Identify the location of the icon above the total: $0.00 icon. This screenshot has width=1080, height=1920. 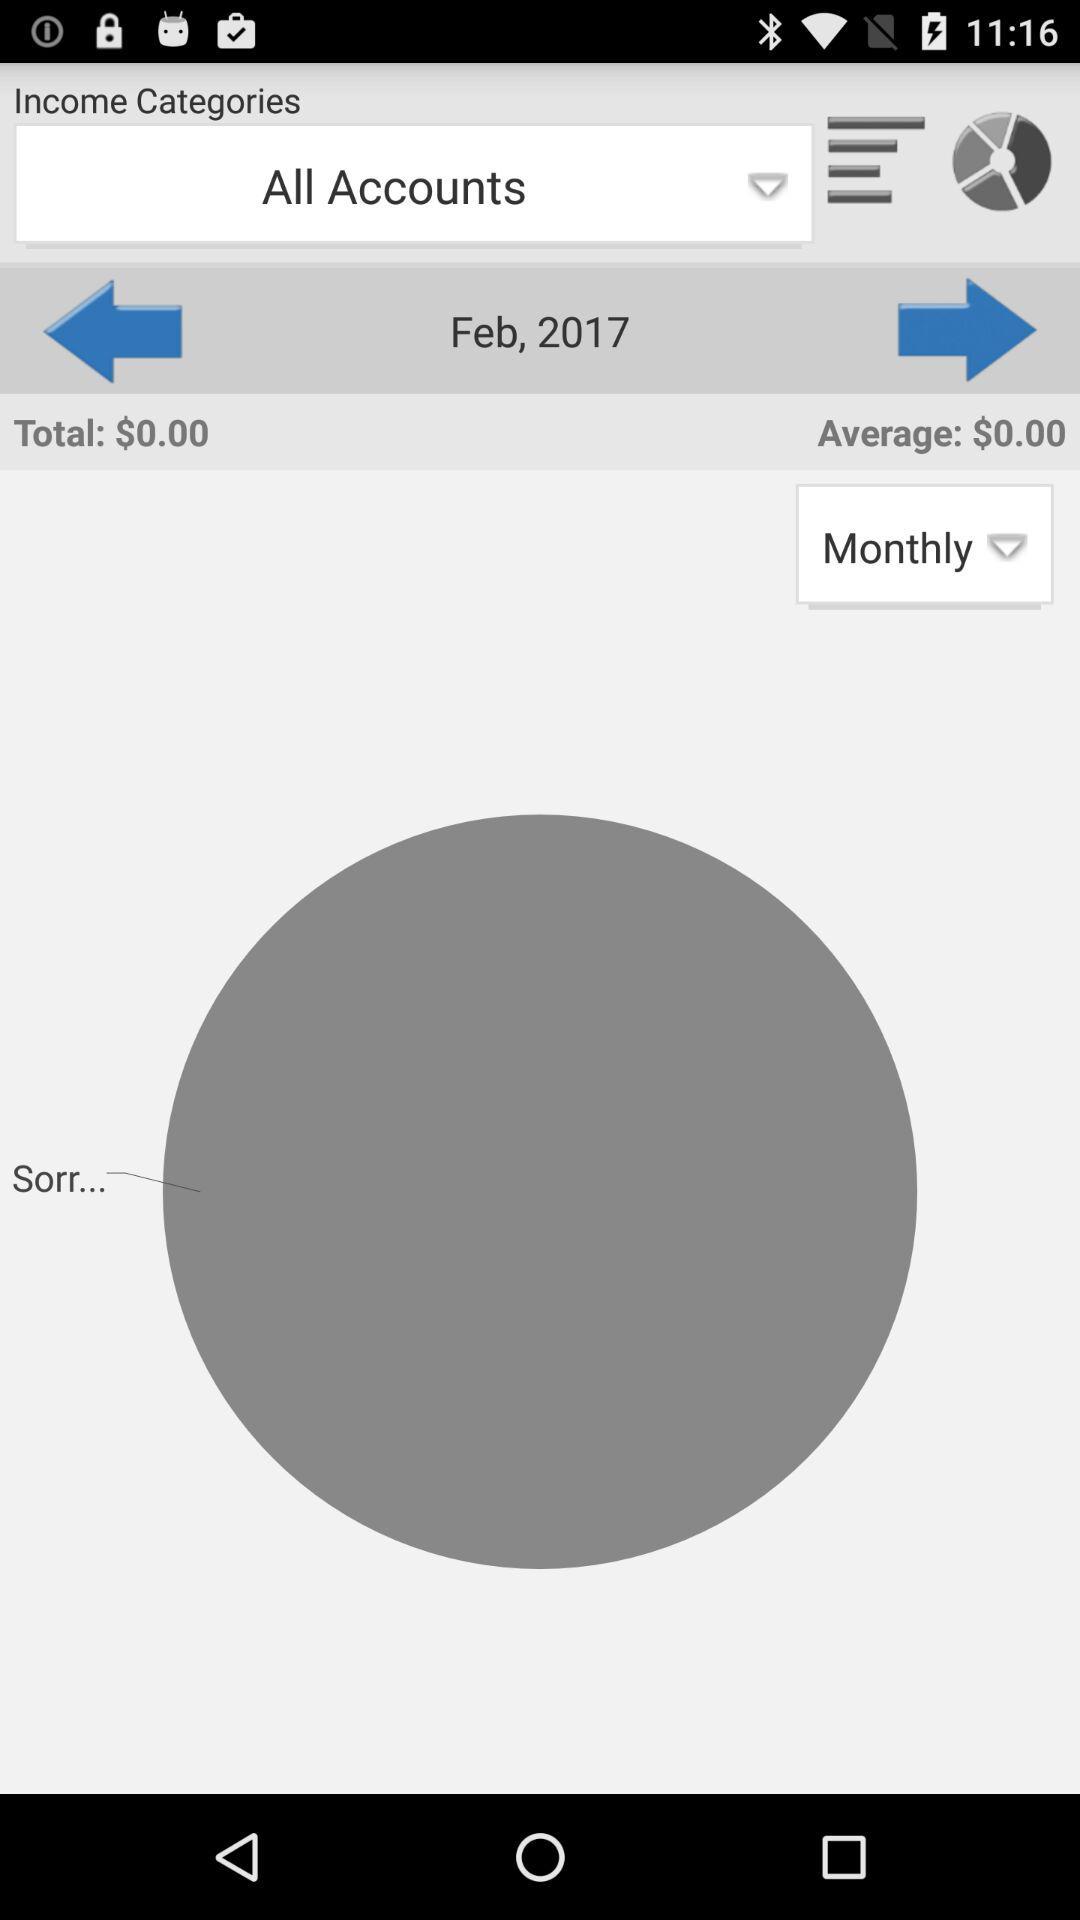
(110, 330).